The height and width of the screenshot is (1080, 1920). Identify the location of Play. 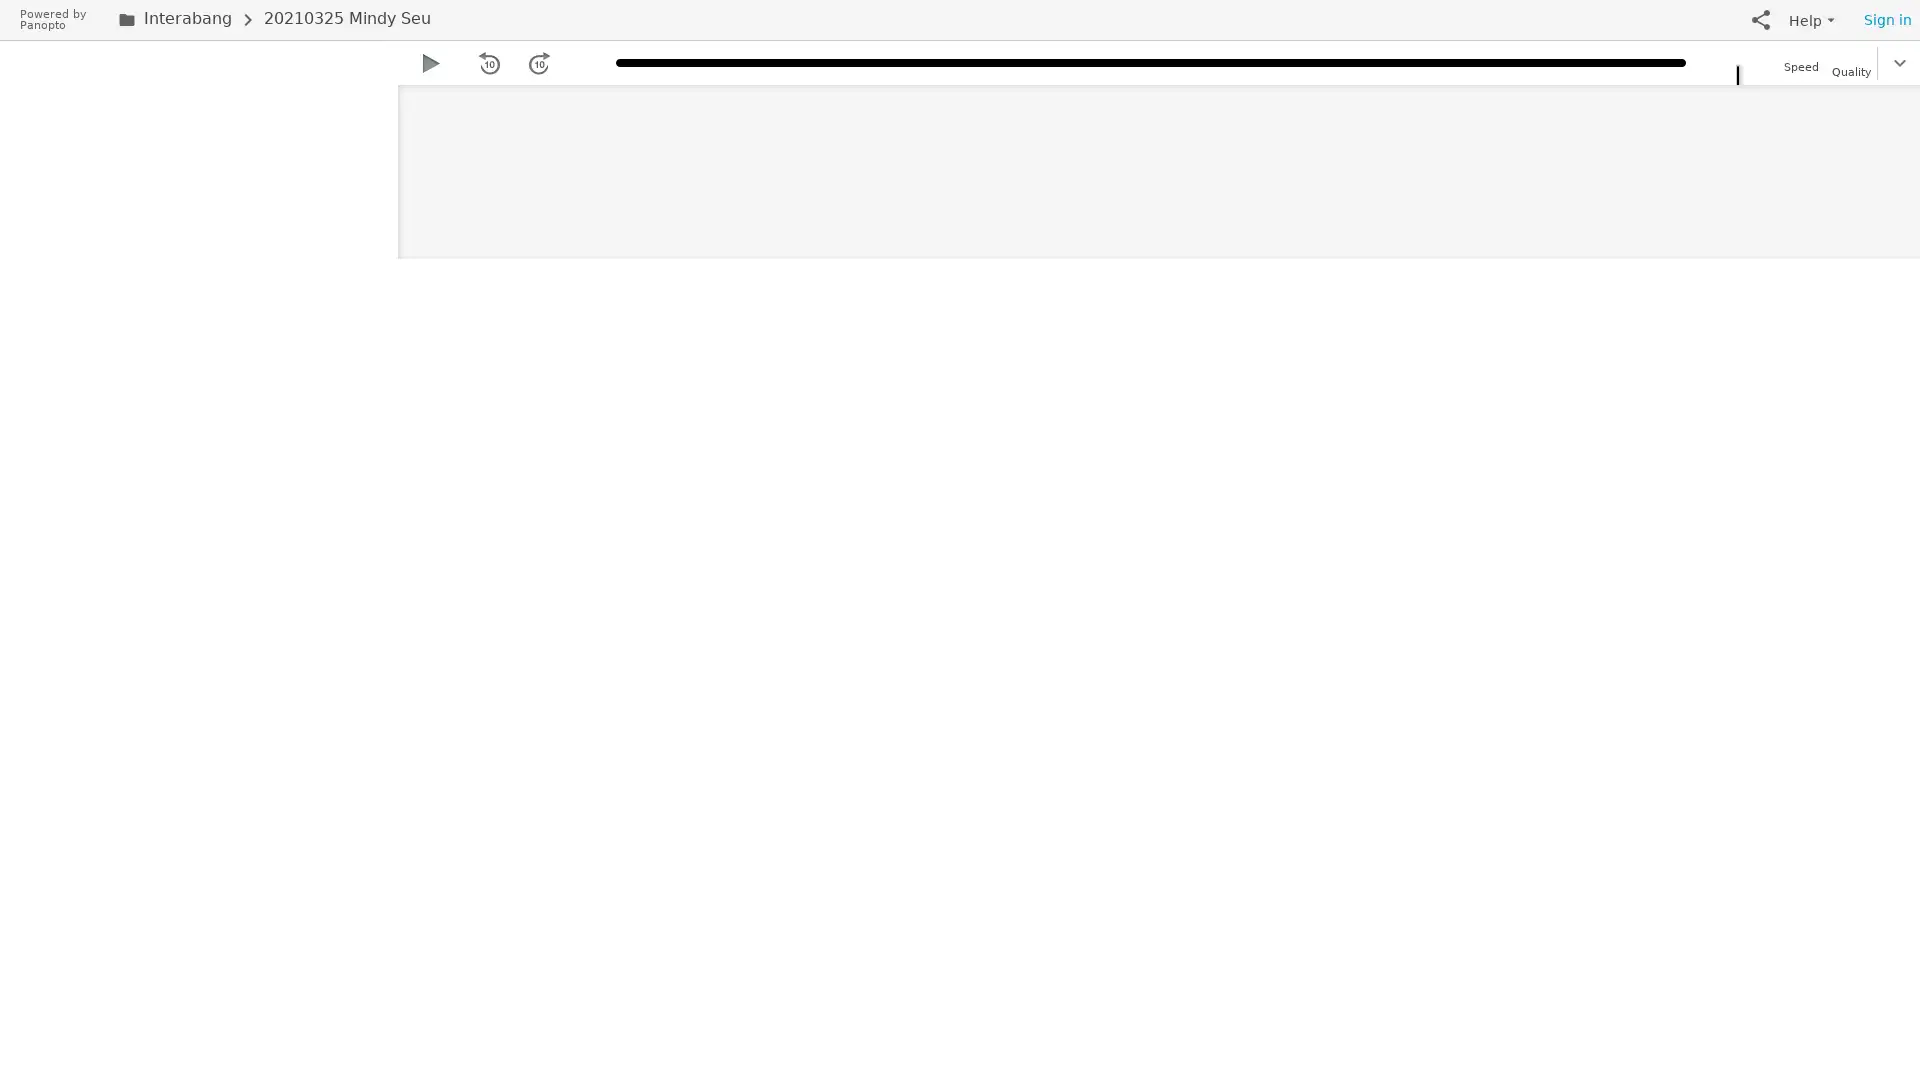
(430, 61).